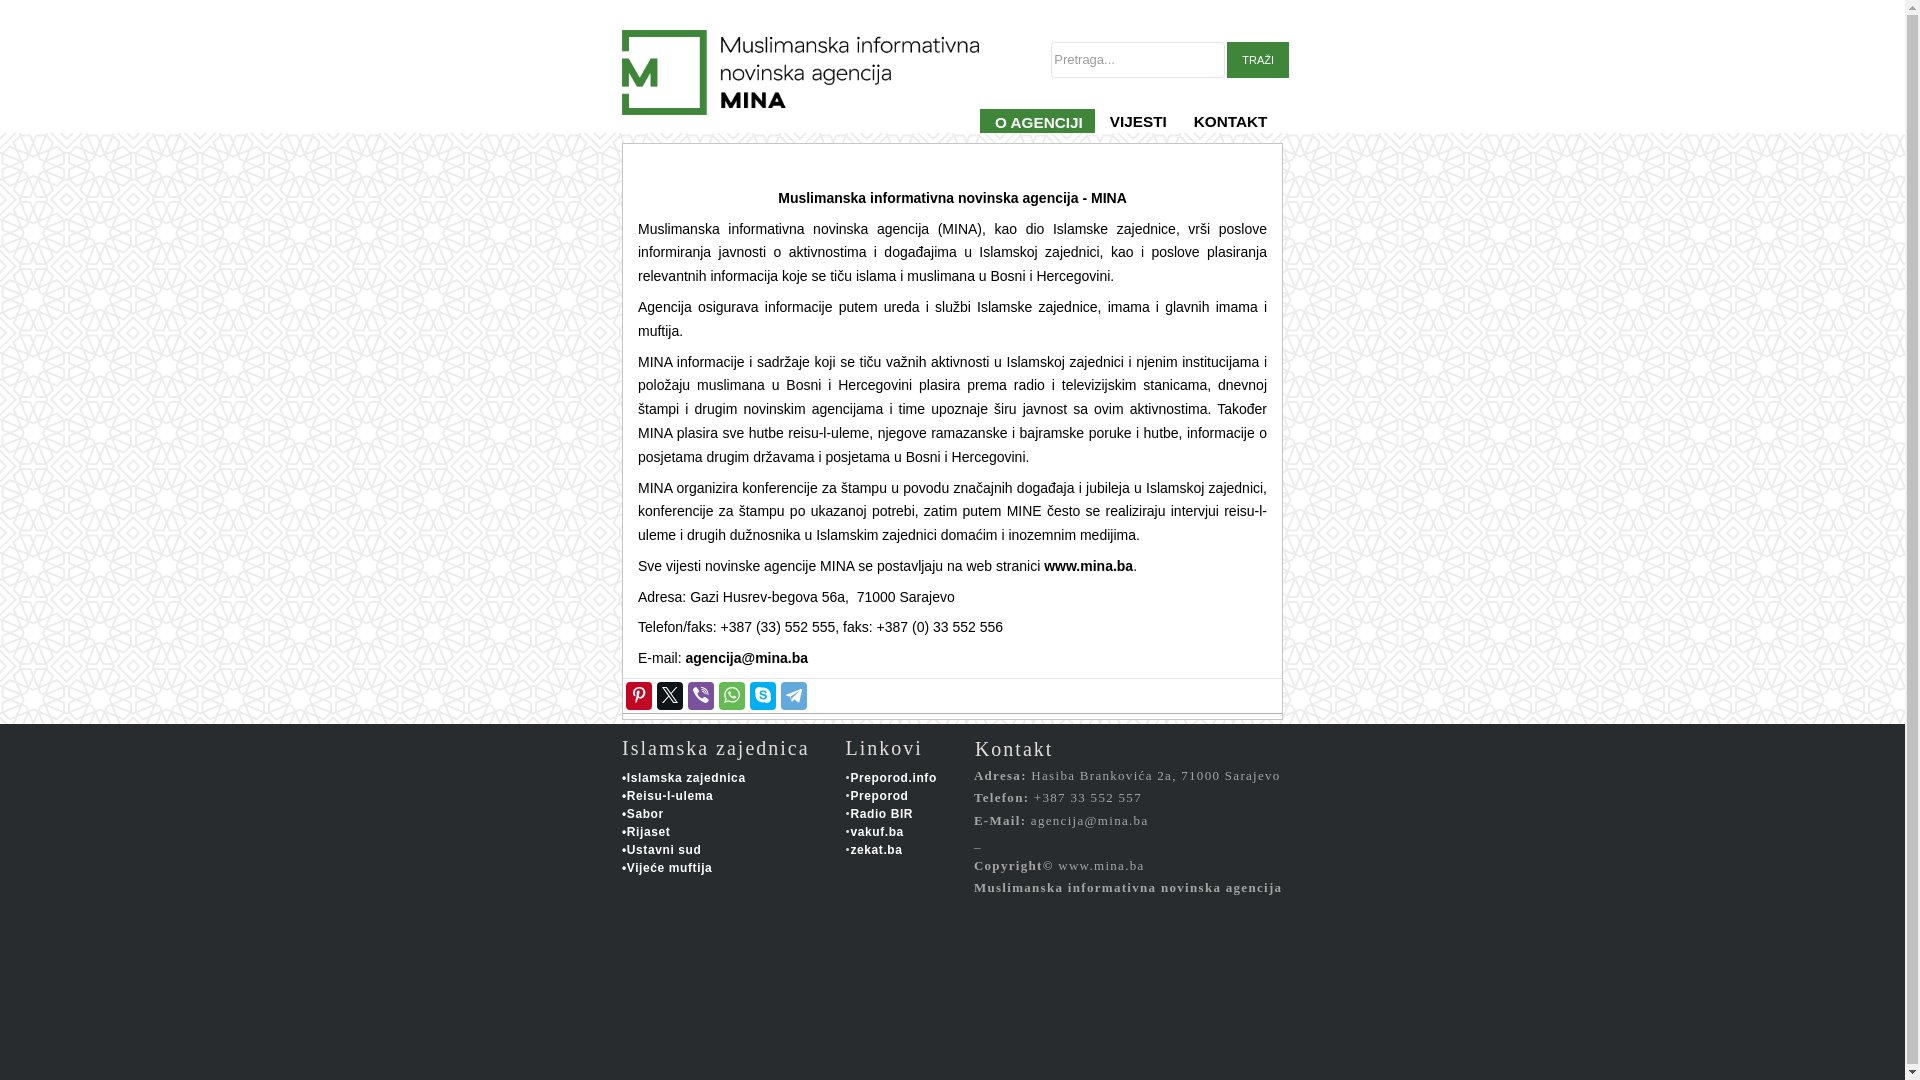  I want to click on 'Skype', so click(747, 694).